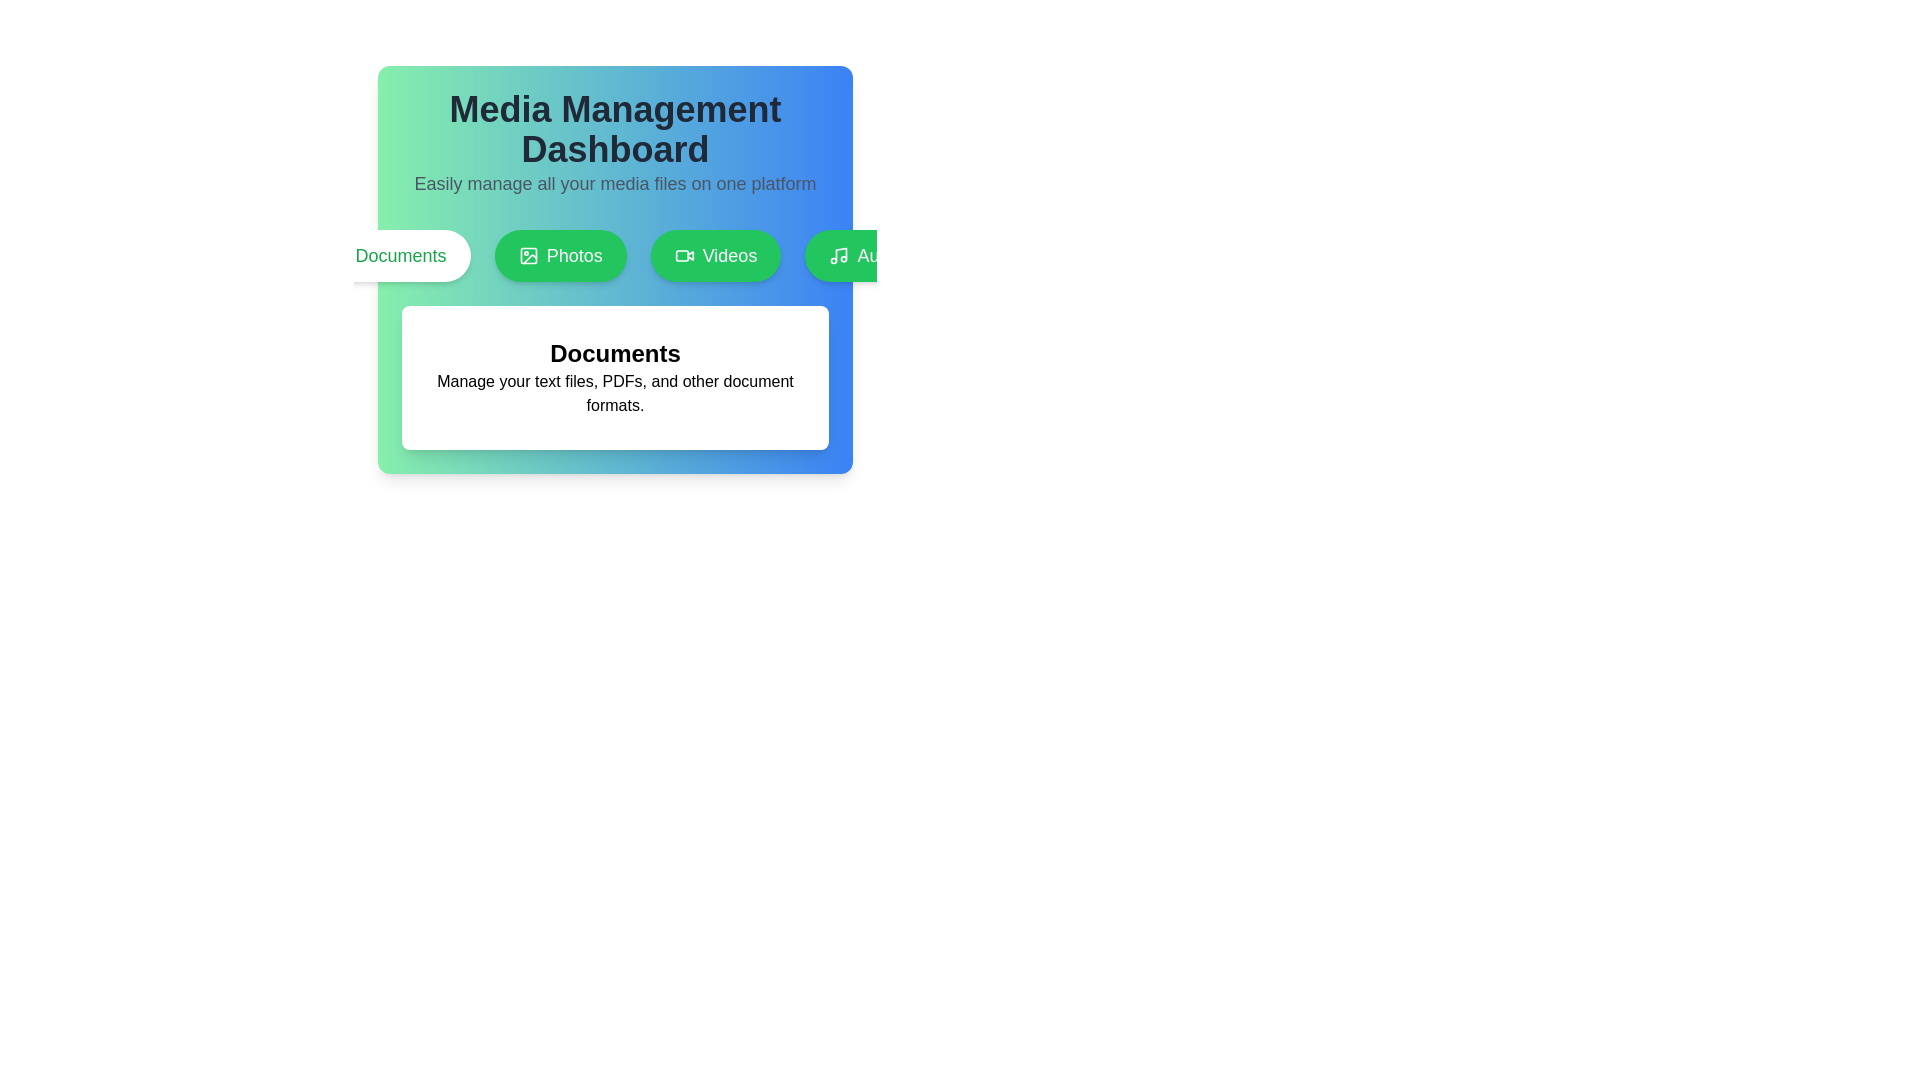 This screenshot has height=1080, width=1920. I want to click on the music icon with a green background and a white outline, located to the left of the 'Audio' button in the bottom row of buttons on the blue card layout, so click(839, 254).